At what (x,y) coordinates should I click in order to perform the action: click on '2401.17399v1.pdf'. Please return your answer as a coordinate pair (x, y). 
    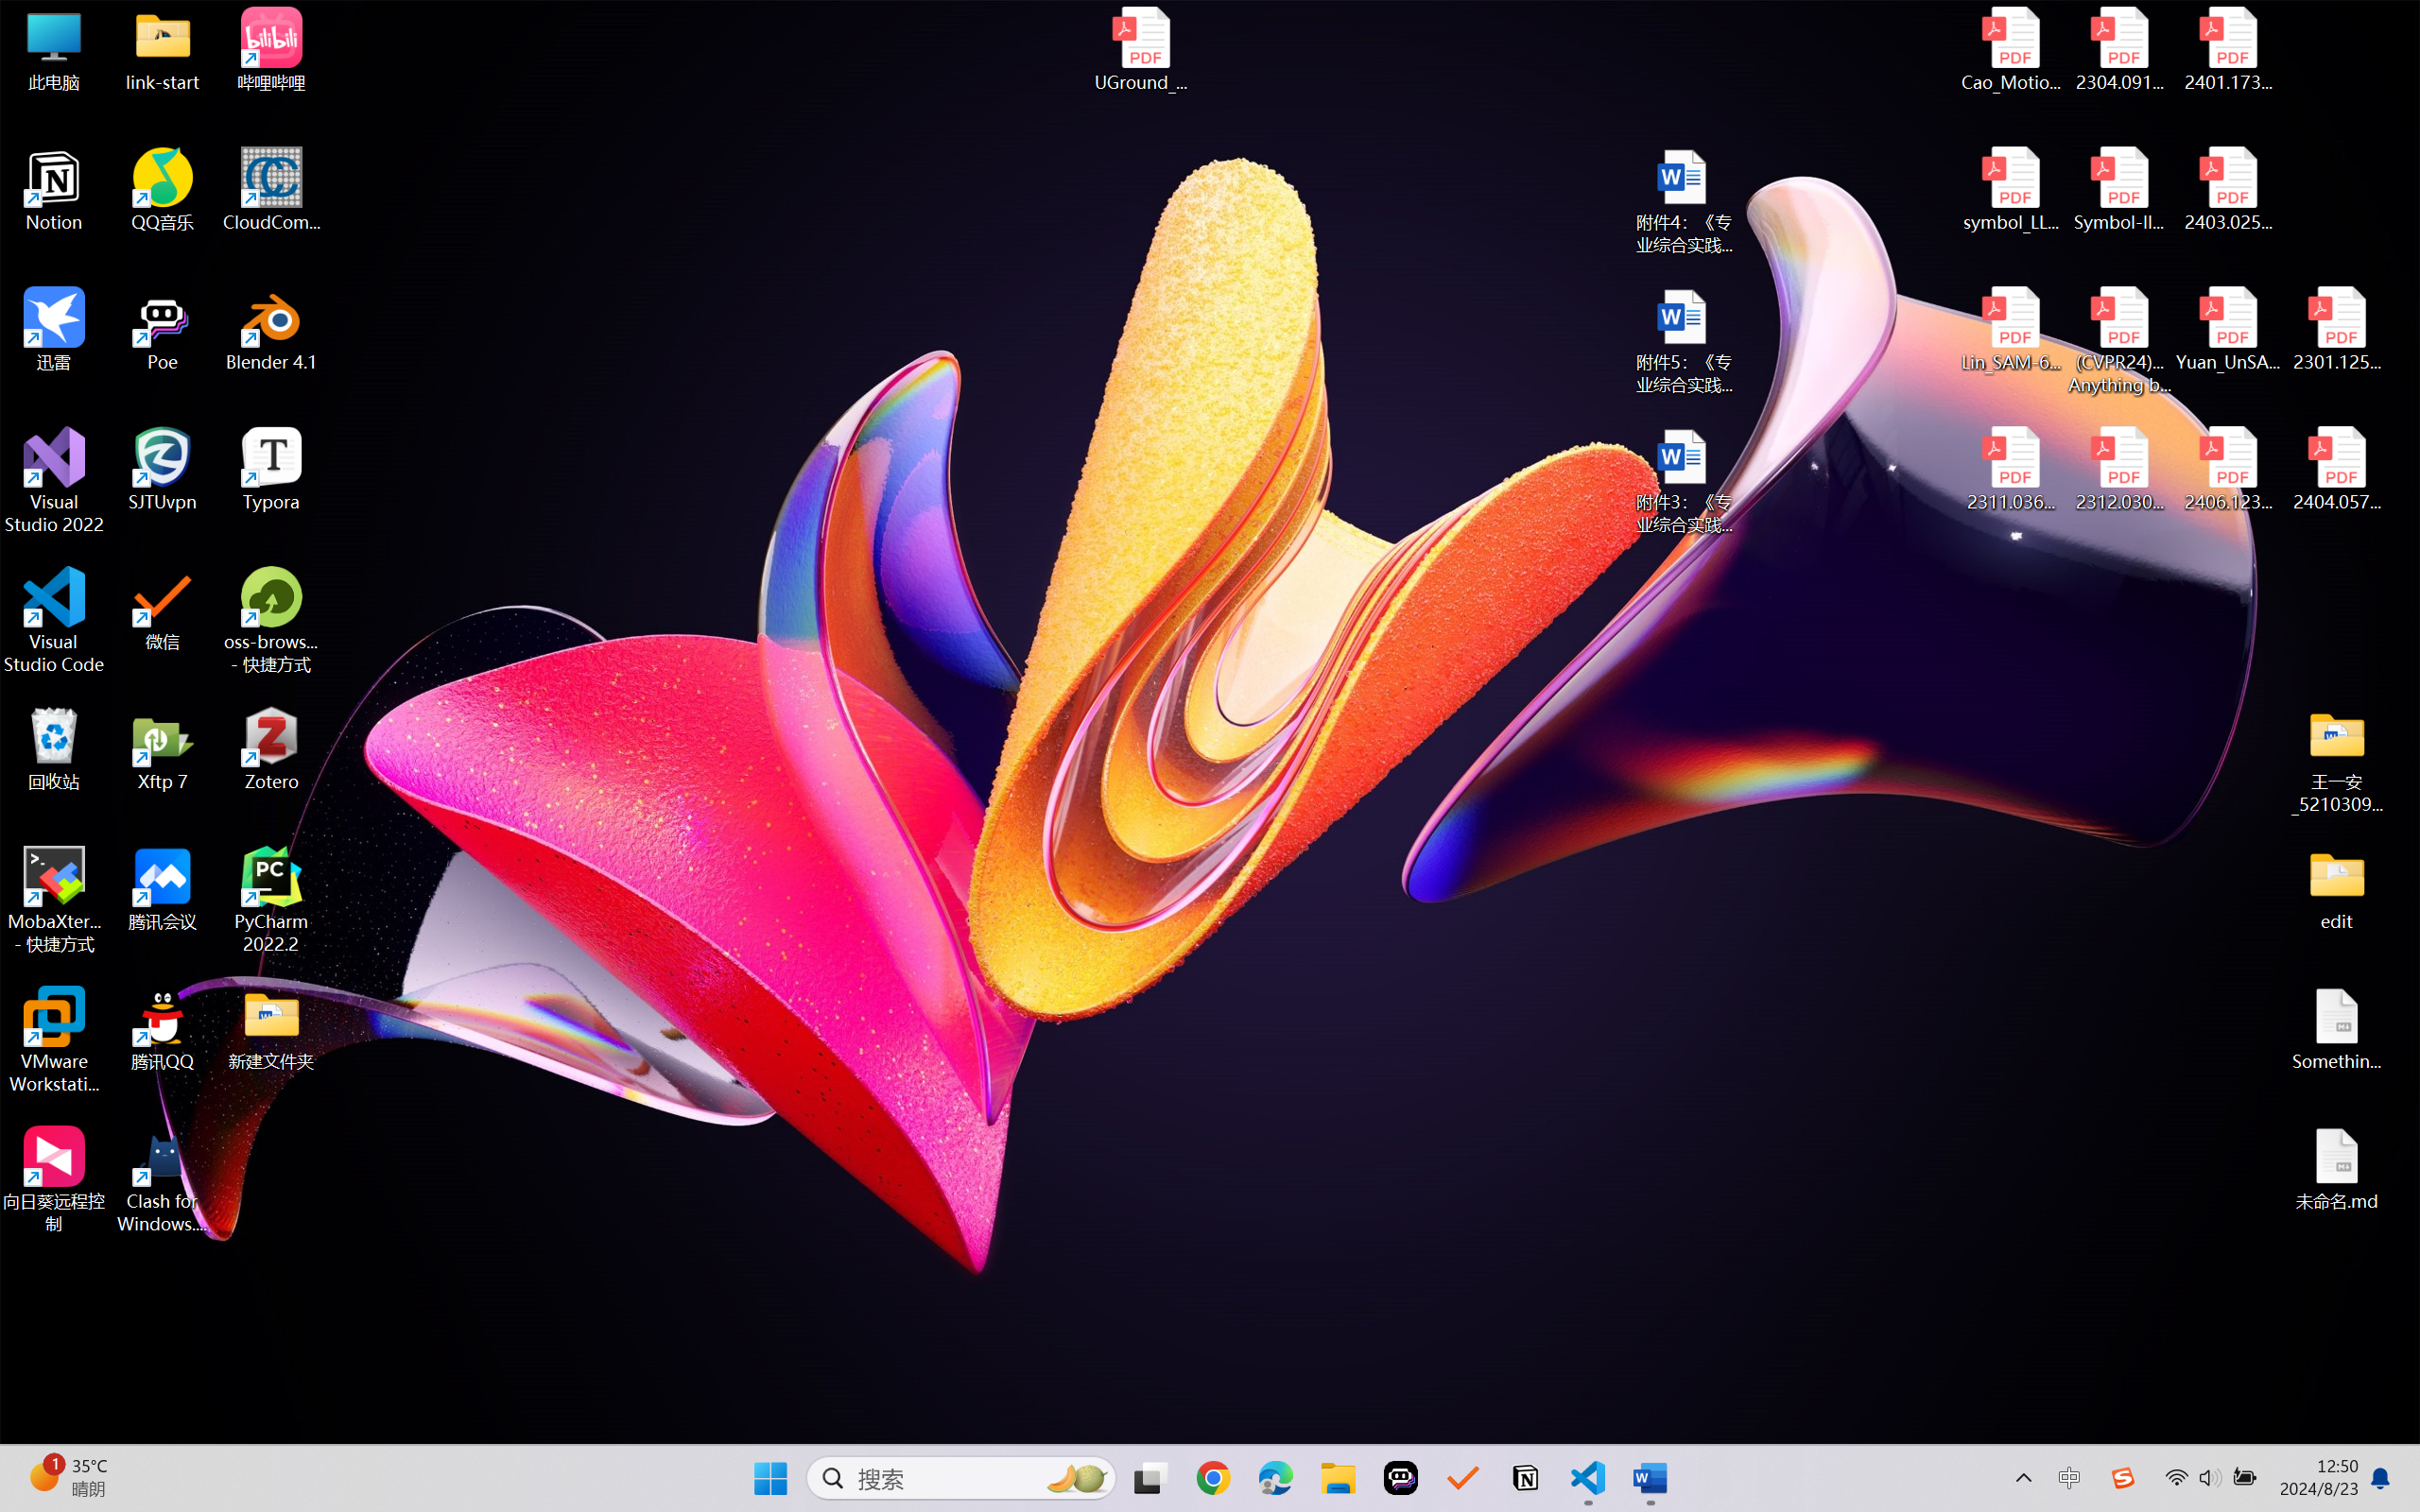
    Looking at the image, I should click on (2226, 49).